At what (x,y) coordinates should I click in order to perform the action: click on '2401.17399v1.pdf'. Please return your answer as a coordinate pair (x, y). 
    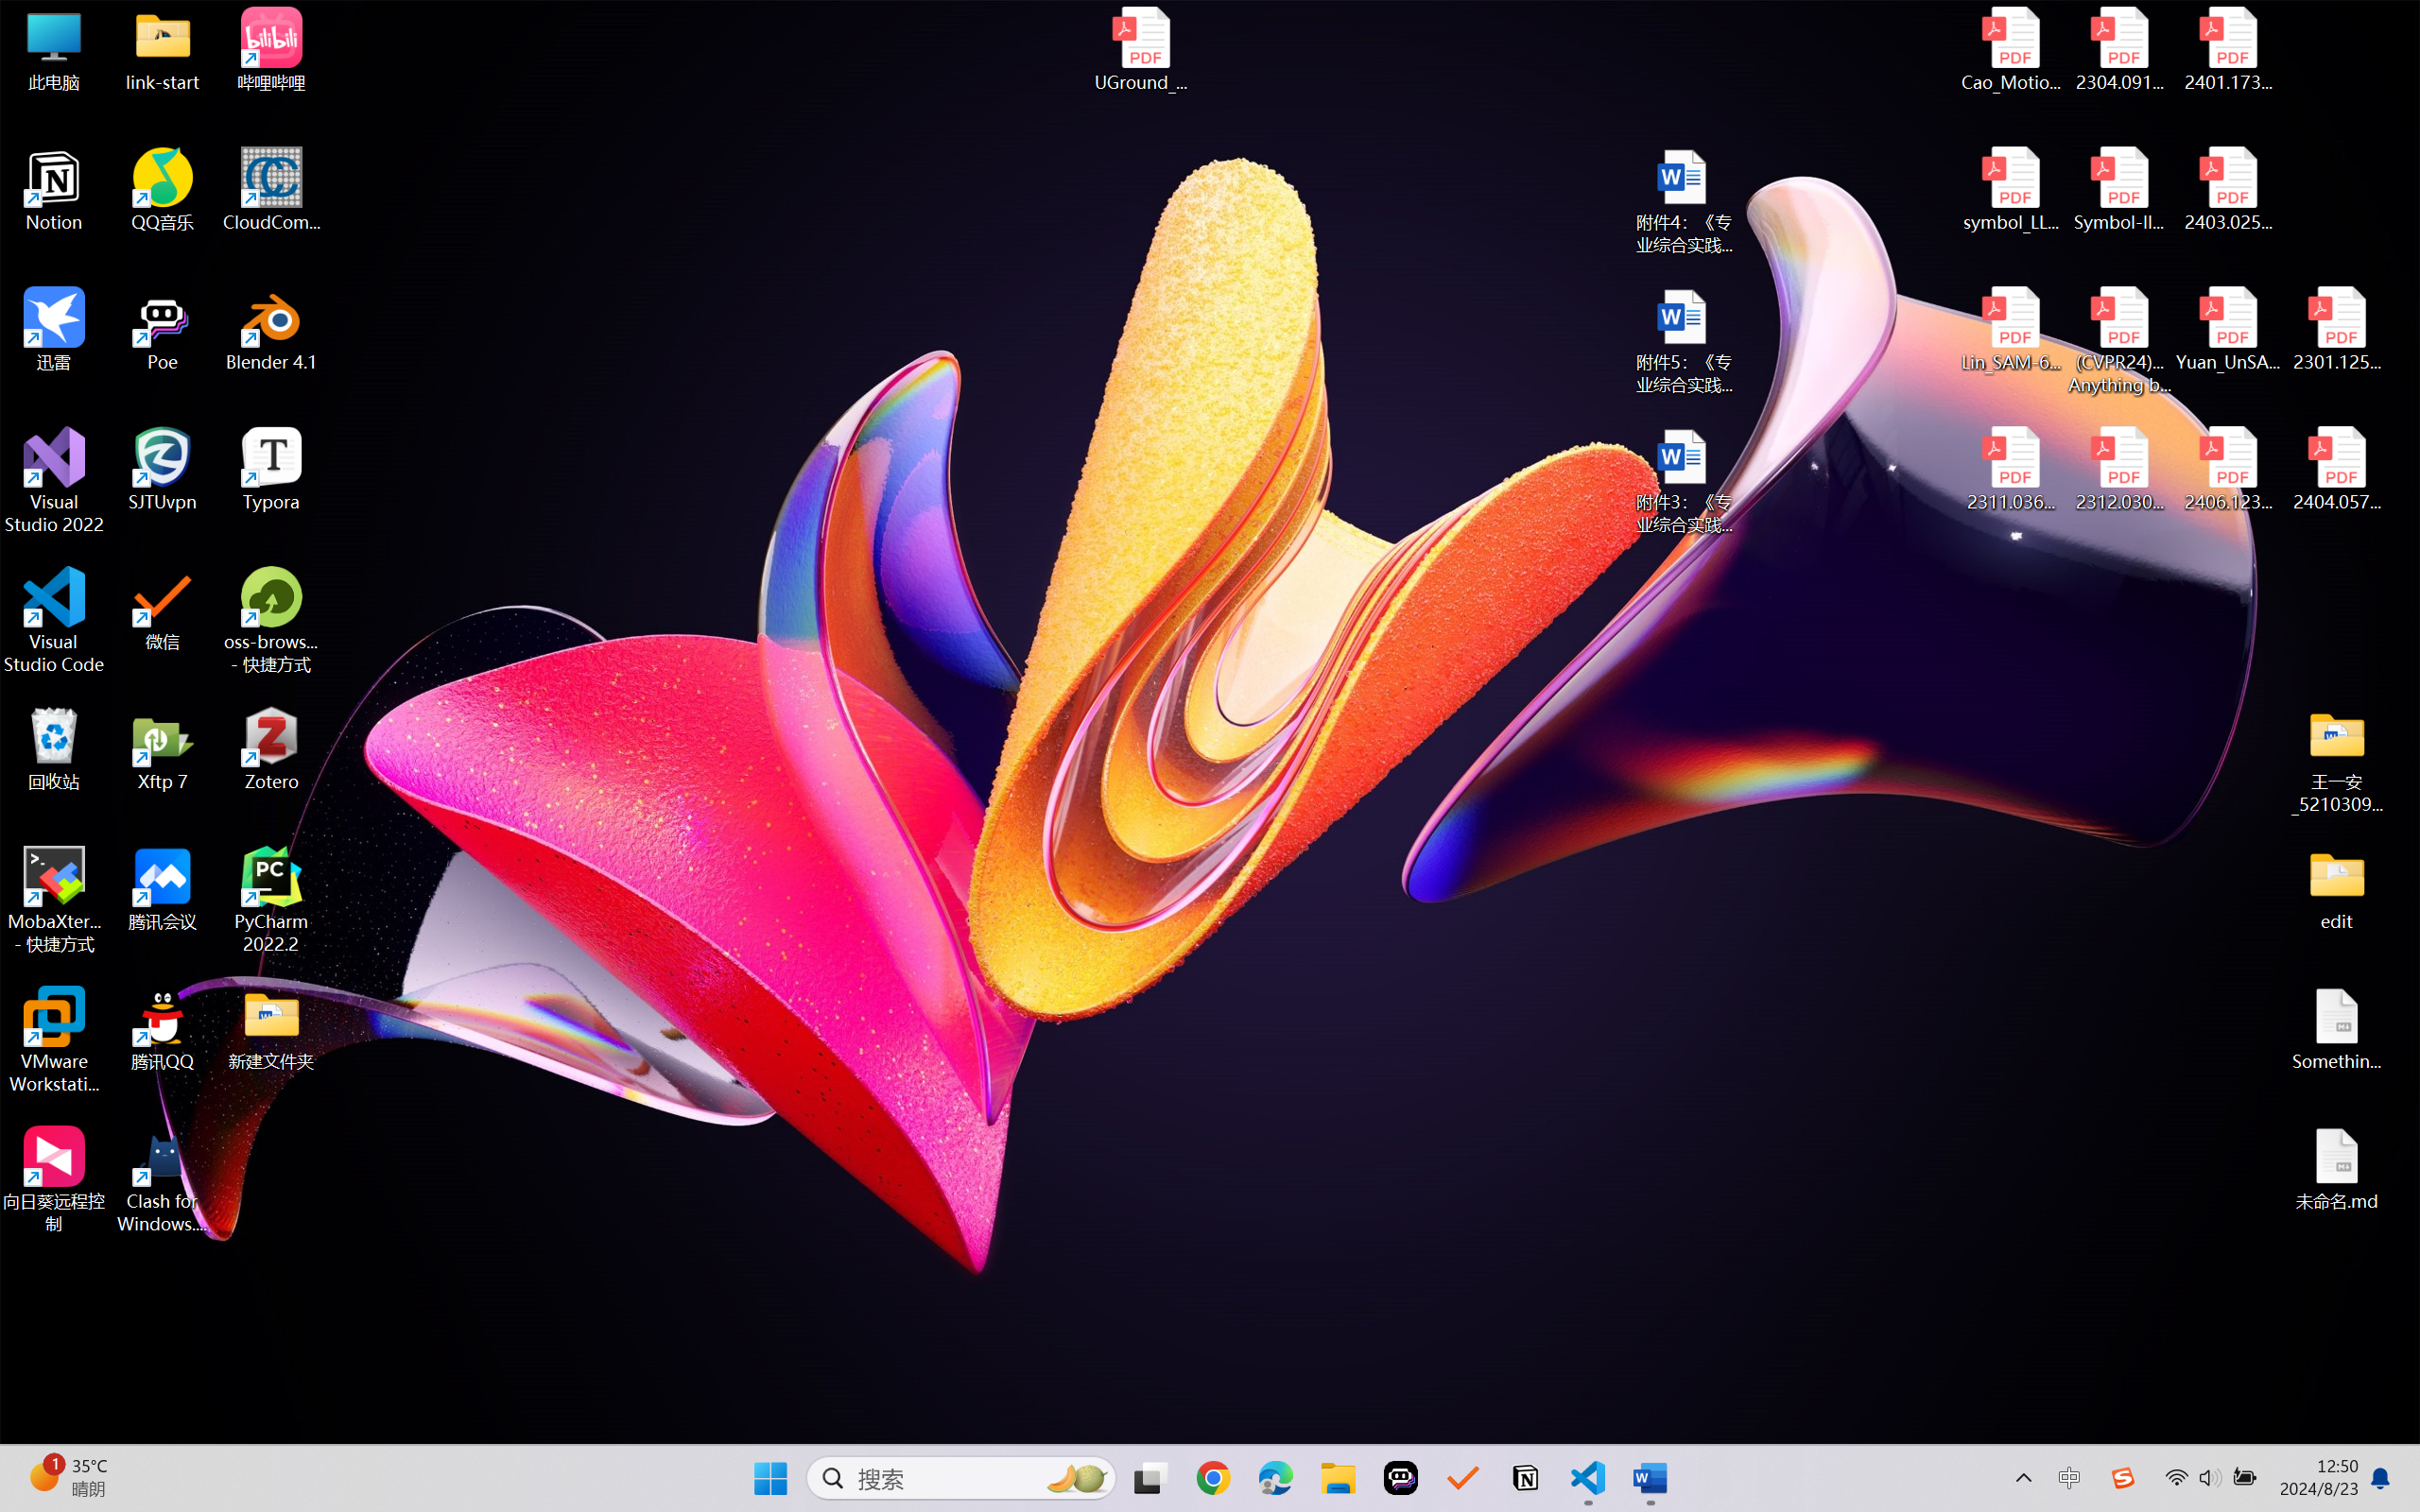
    Looking at the image, I should click on (2226, 49).